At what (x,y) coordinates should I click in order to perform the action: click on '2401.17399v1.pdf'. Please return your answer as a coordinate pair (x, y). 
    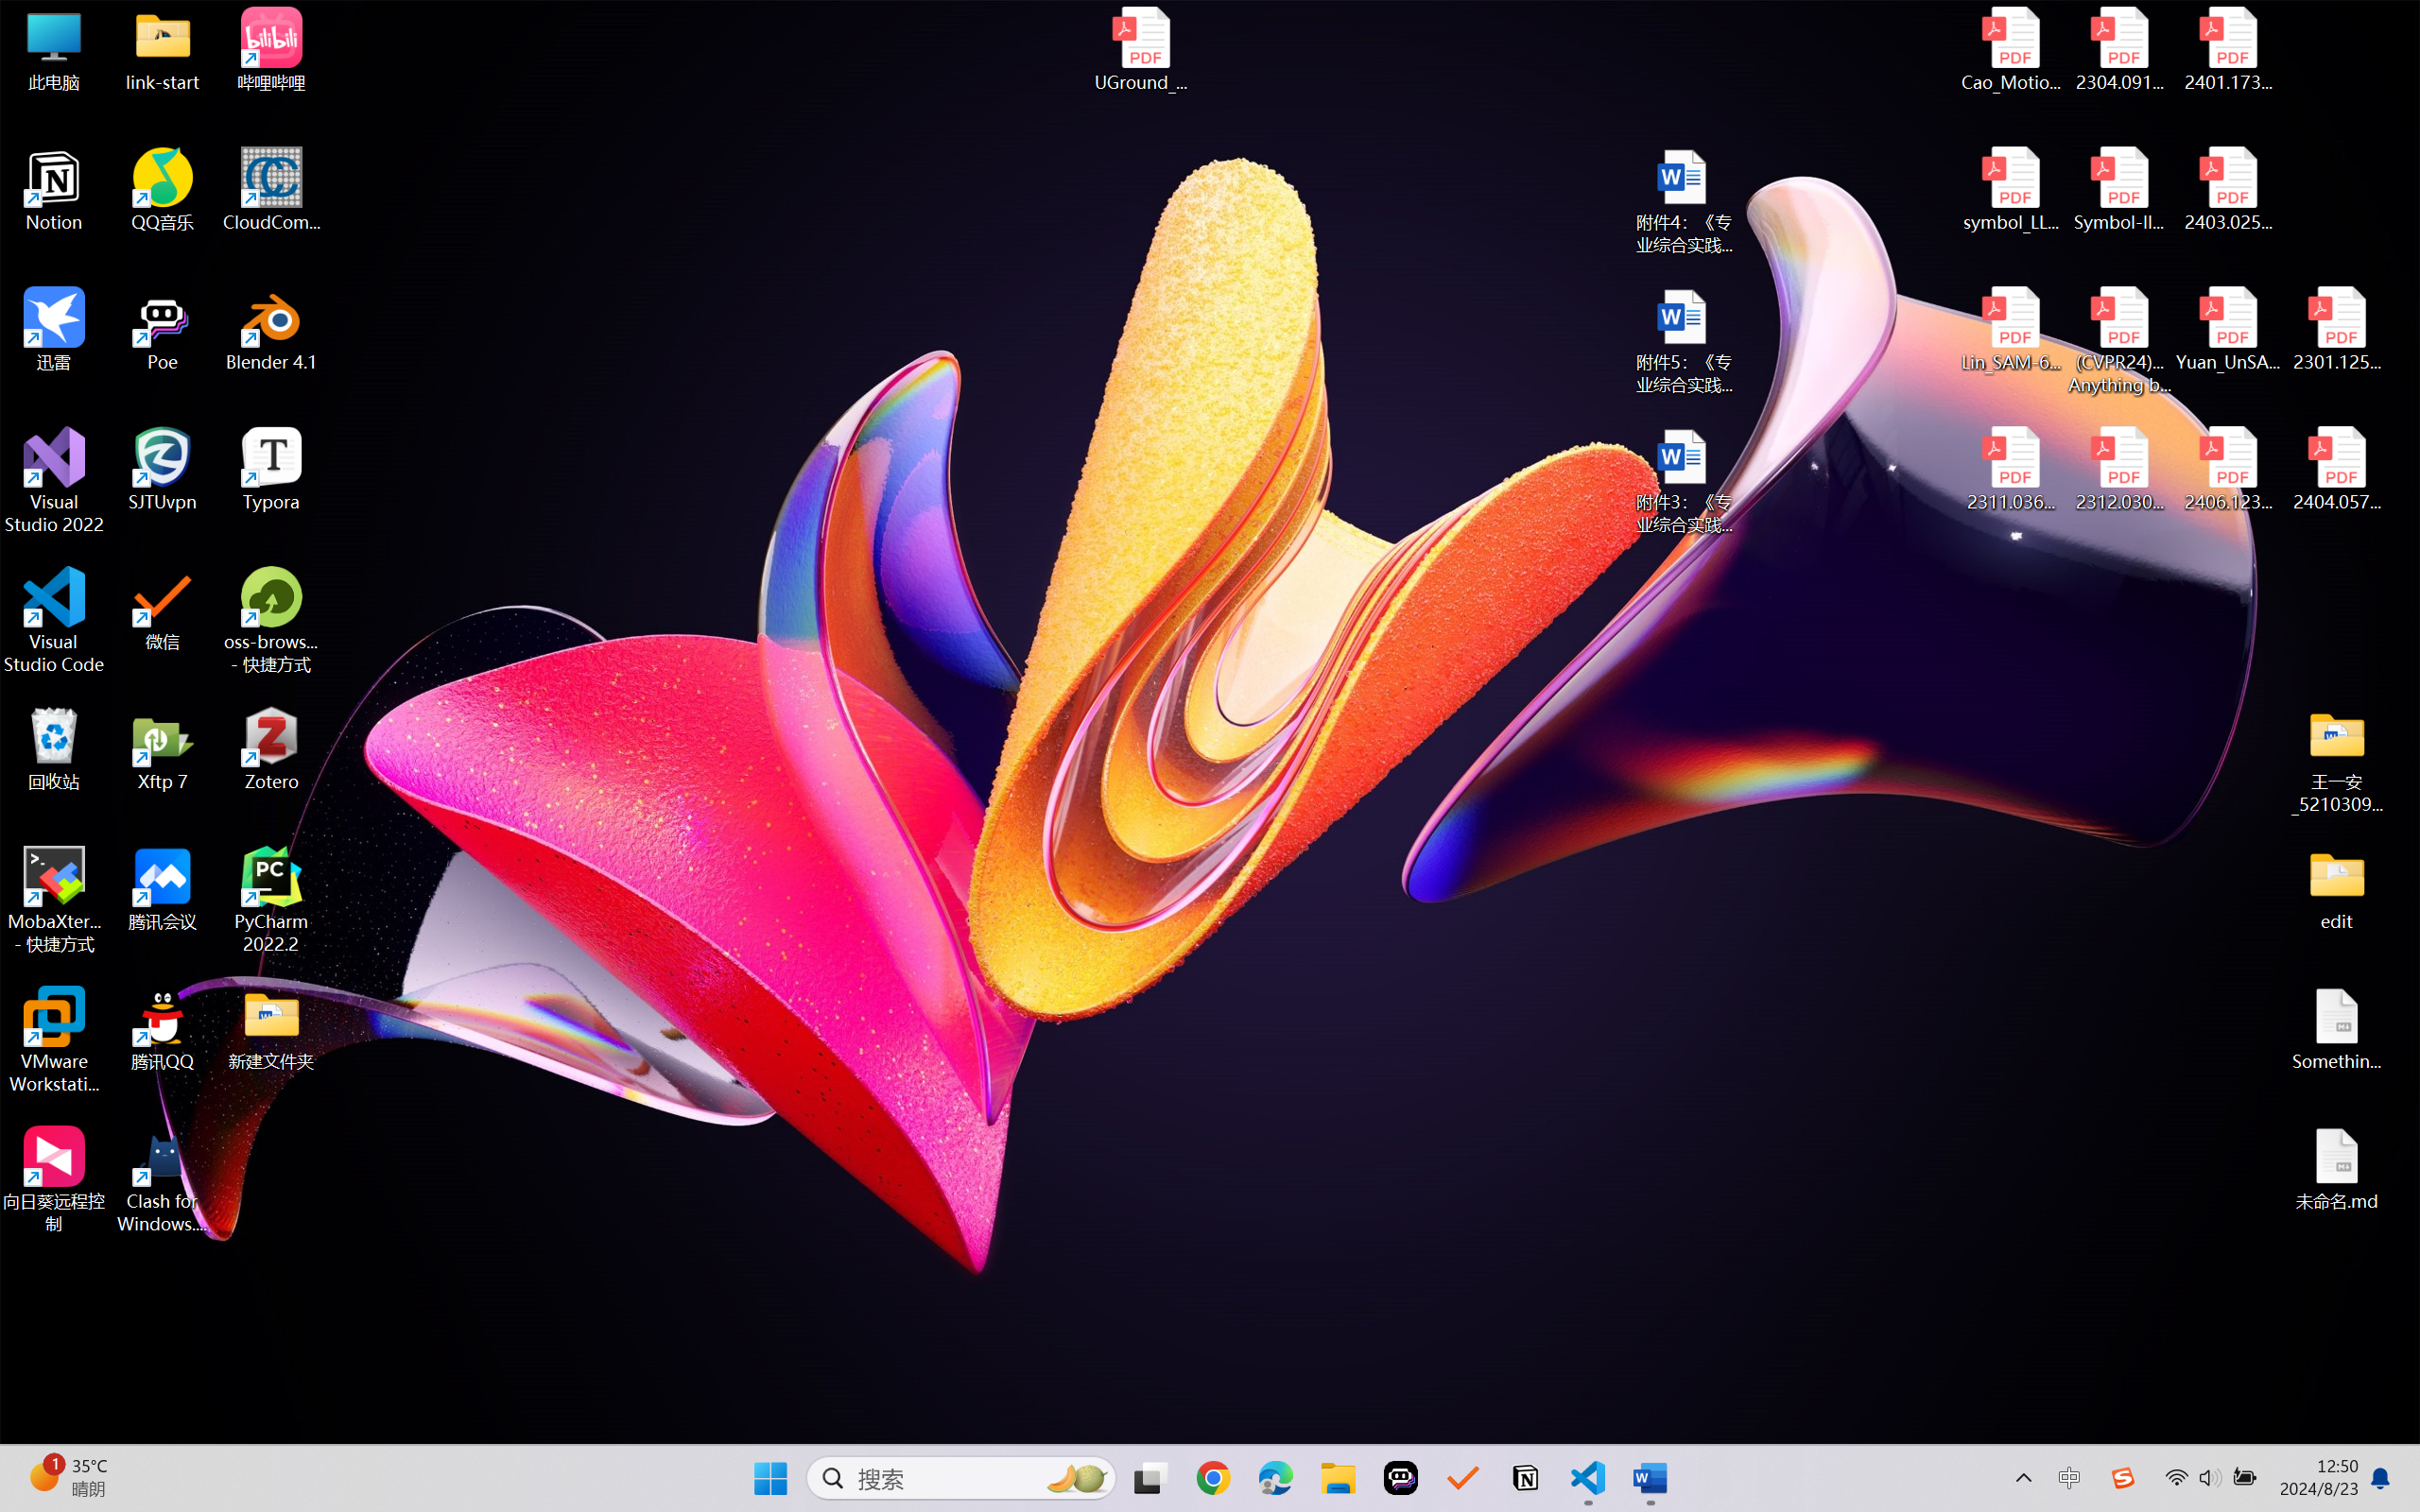
    Looking at the image, I should click on (2226, 49).